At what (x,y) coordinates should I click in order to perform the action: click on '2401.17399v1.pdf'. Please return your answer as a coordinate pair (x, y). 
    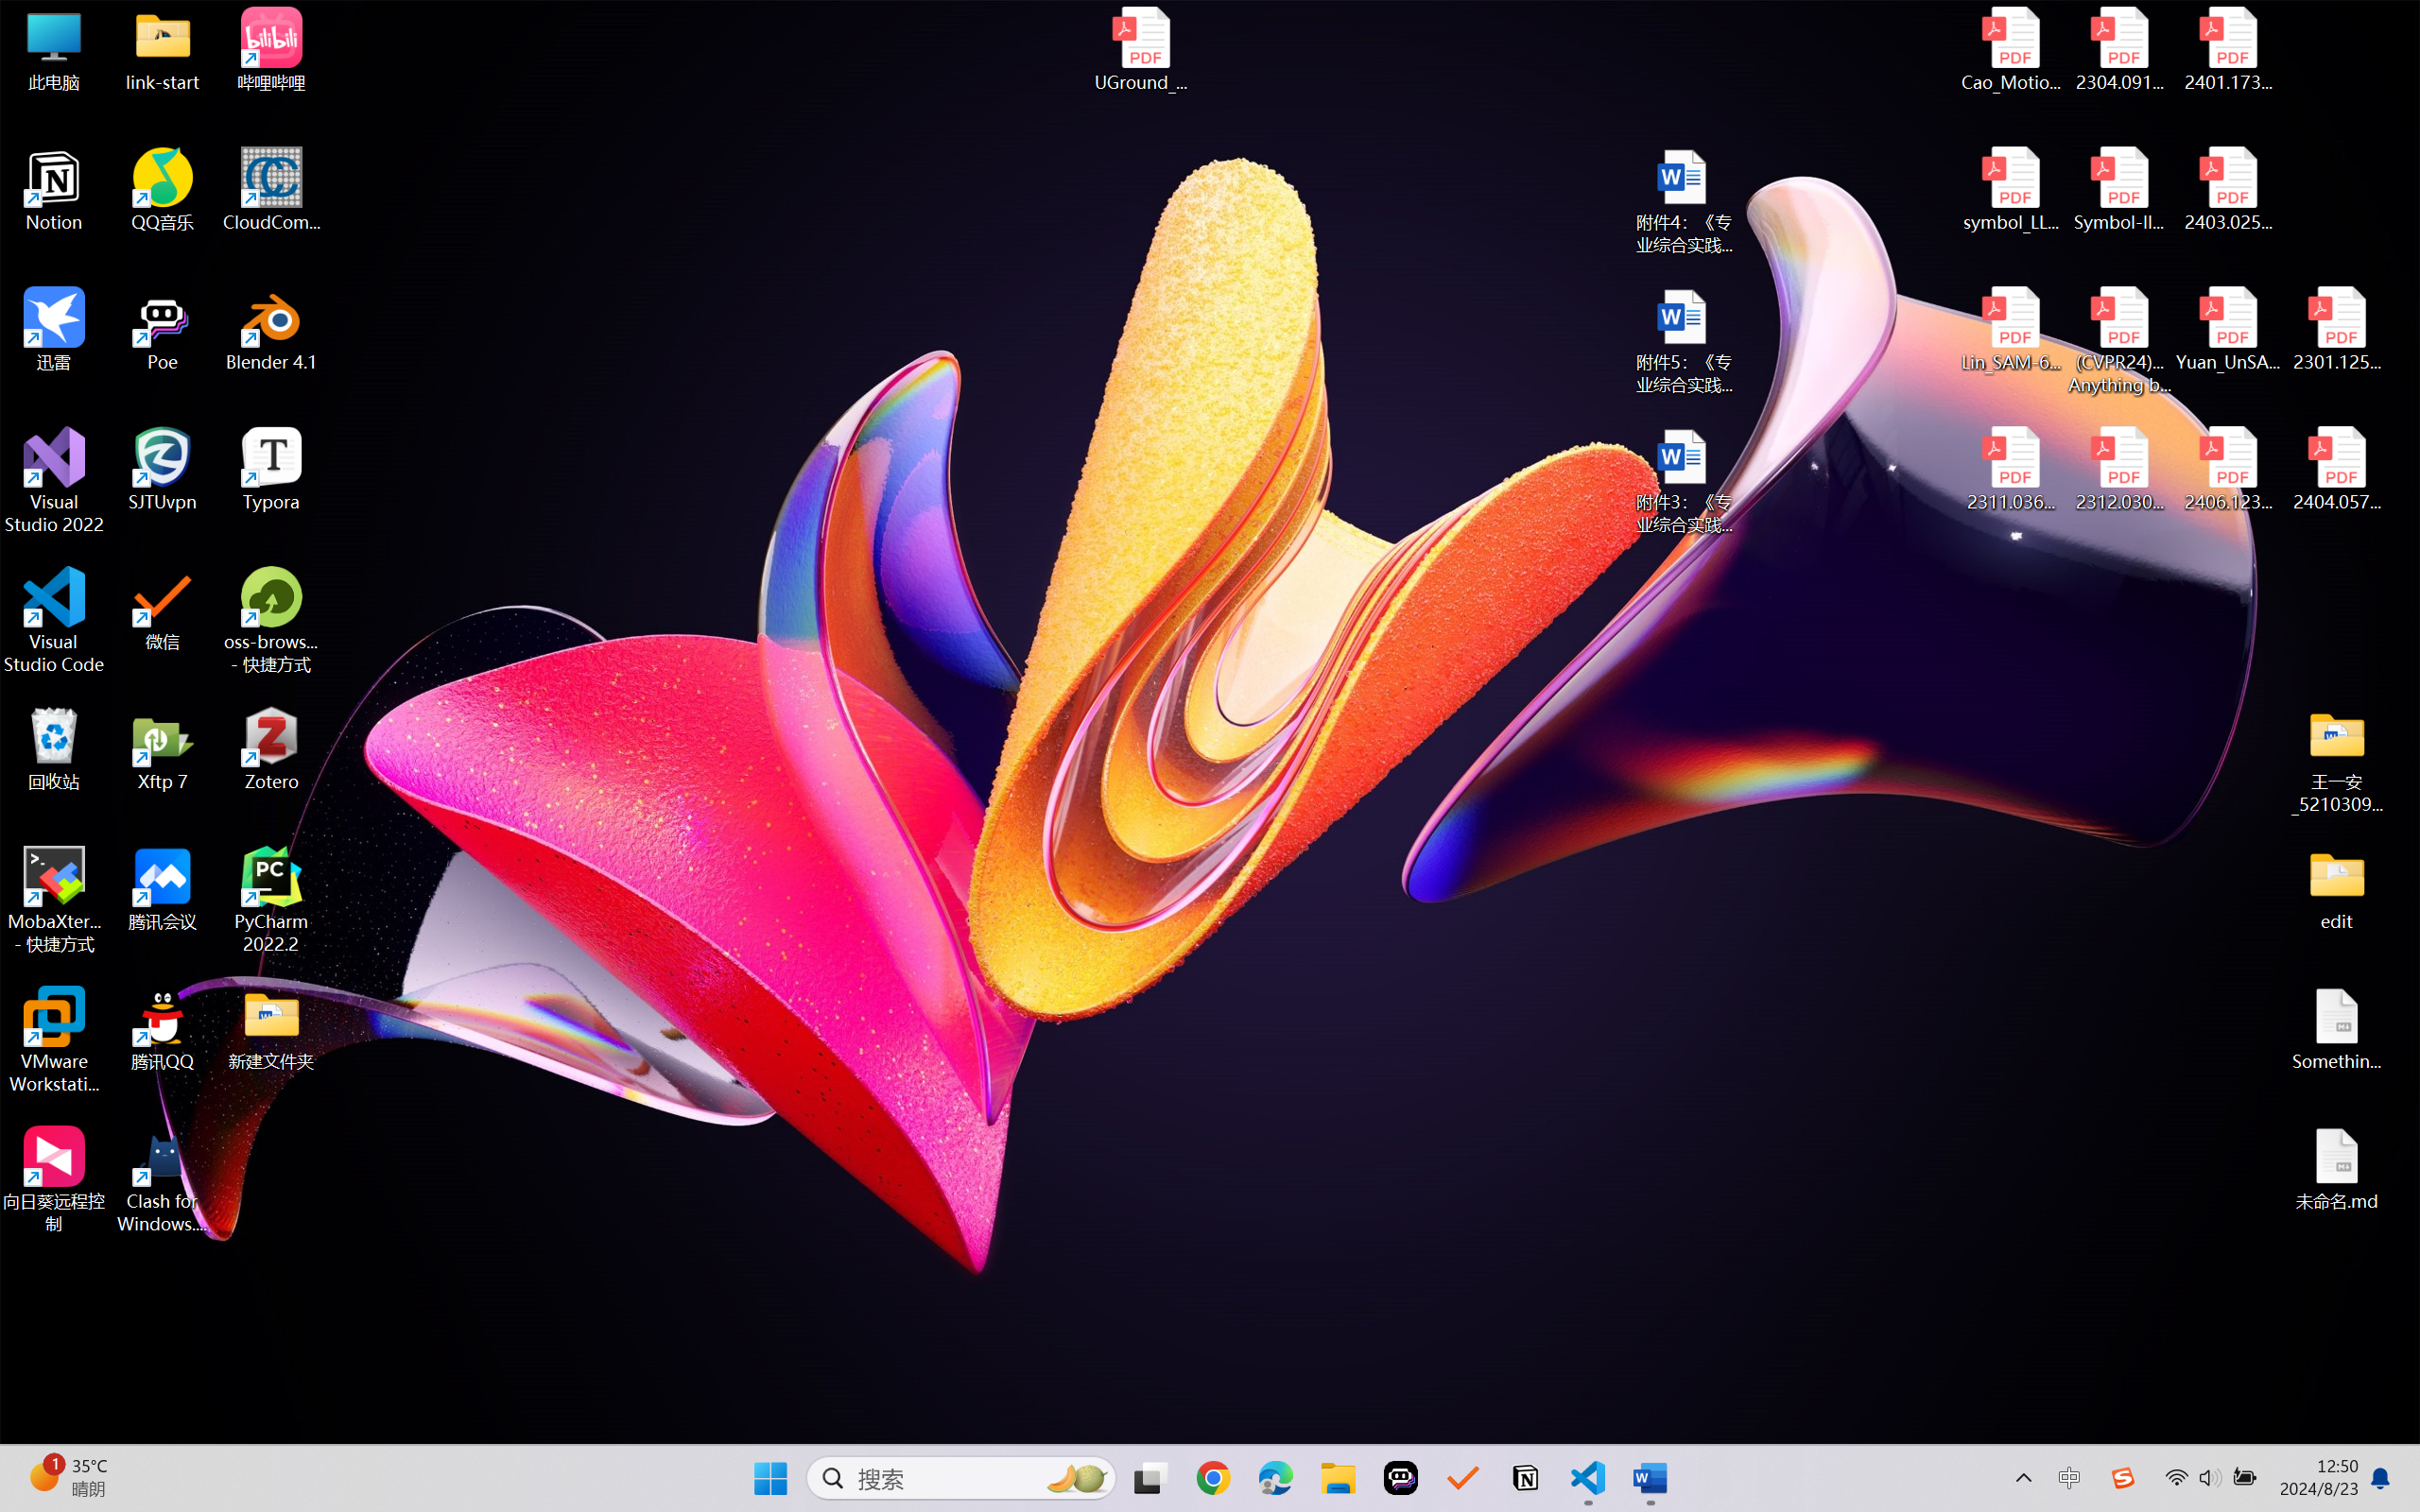
    Looking at the image, I should click on (2226, 49).